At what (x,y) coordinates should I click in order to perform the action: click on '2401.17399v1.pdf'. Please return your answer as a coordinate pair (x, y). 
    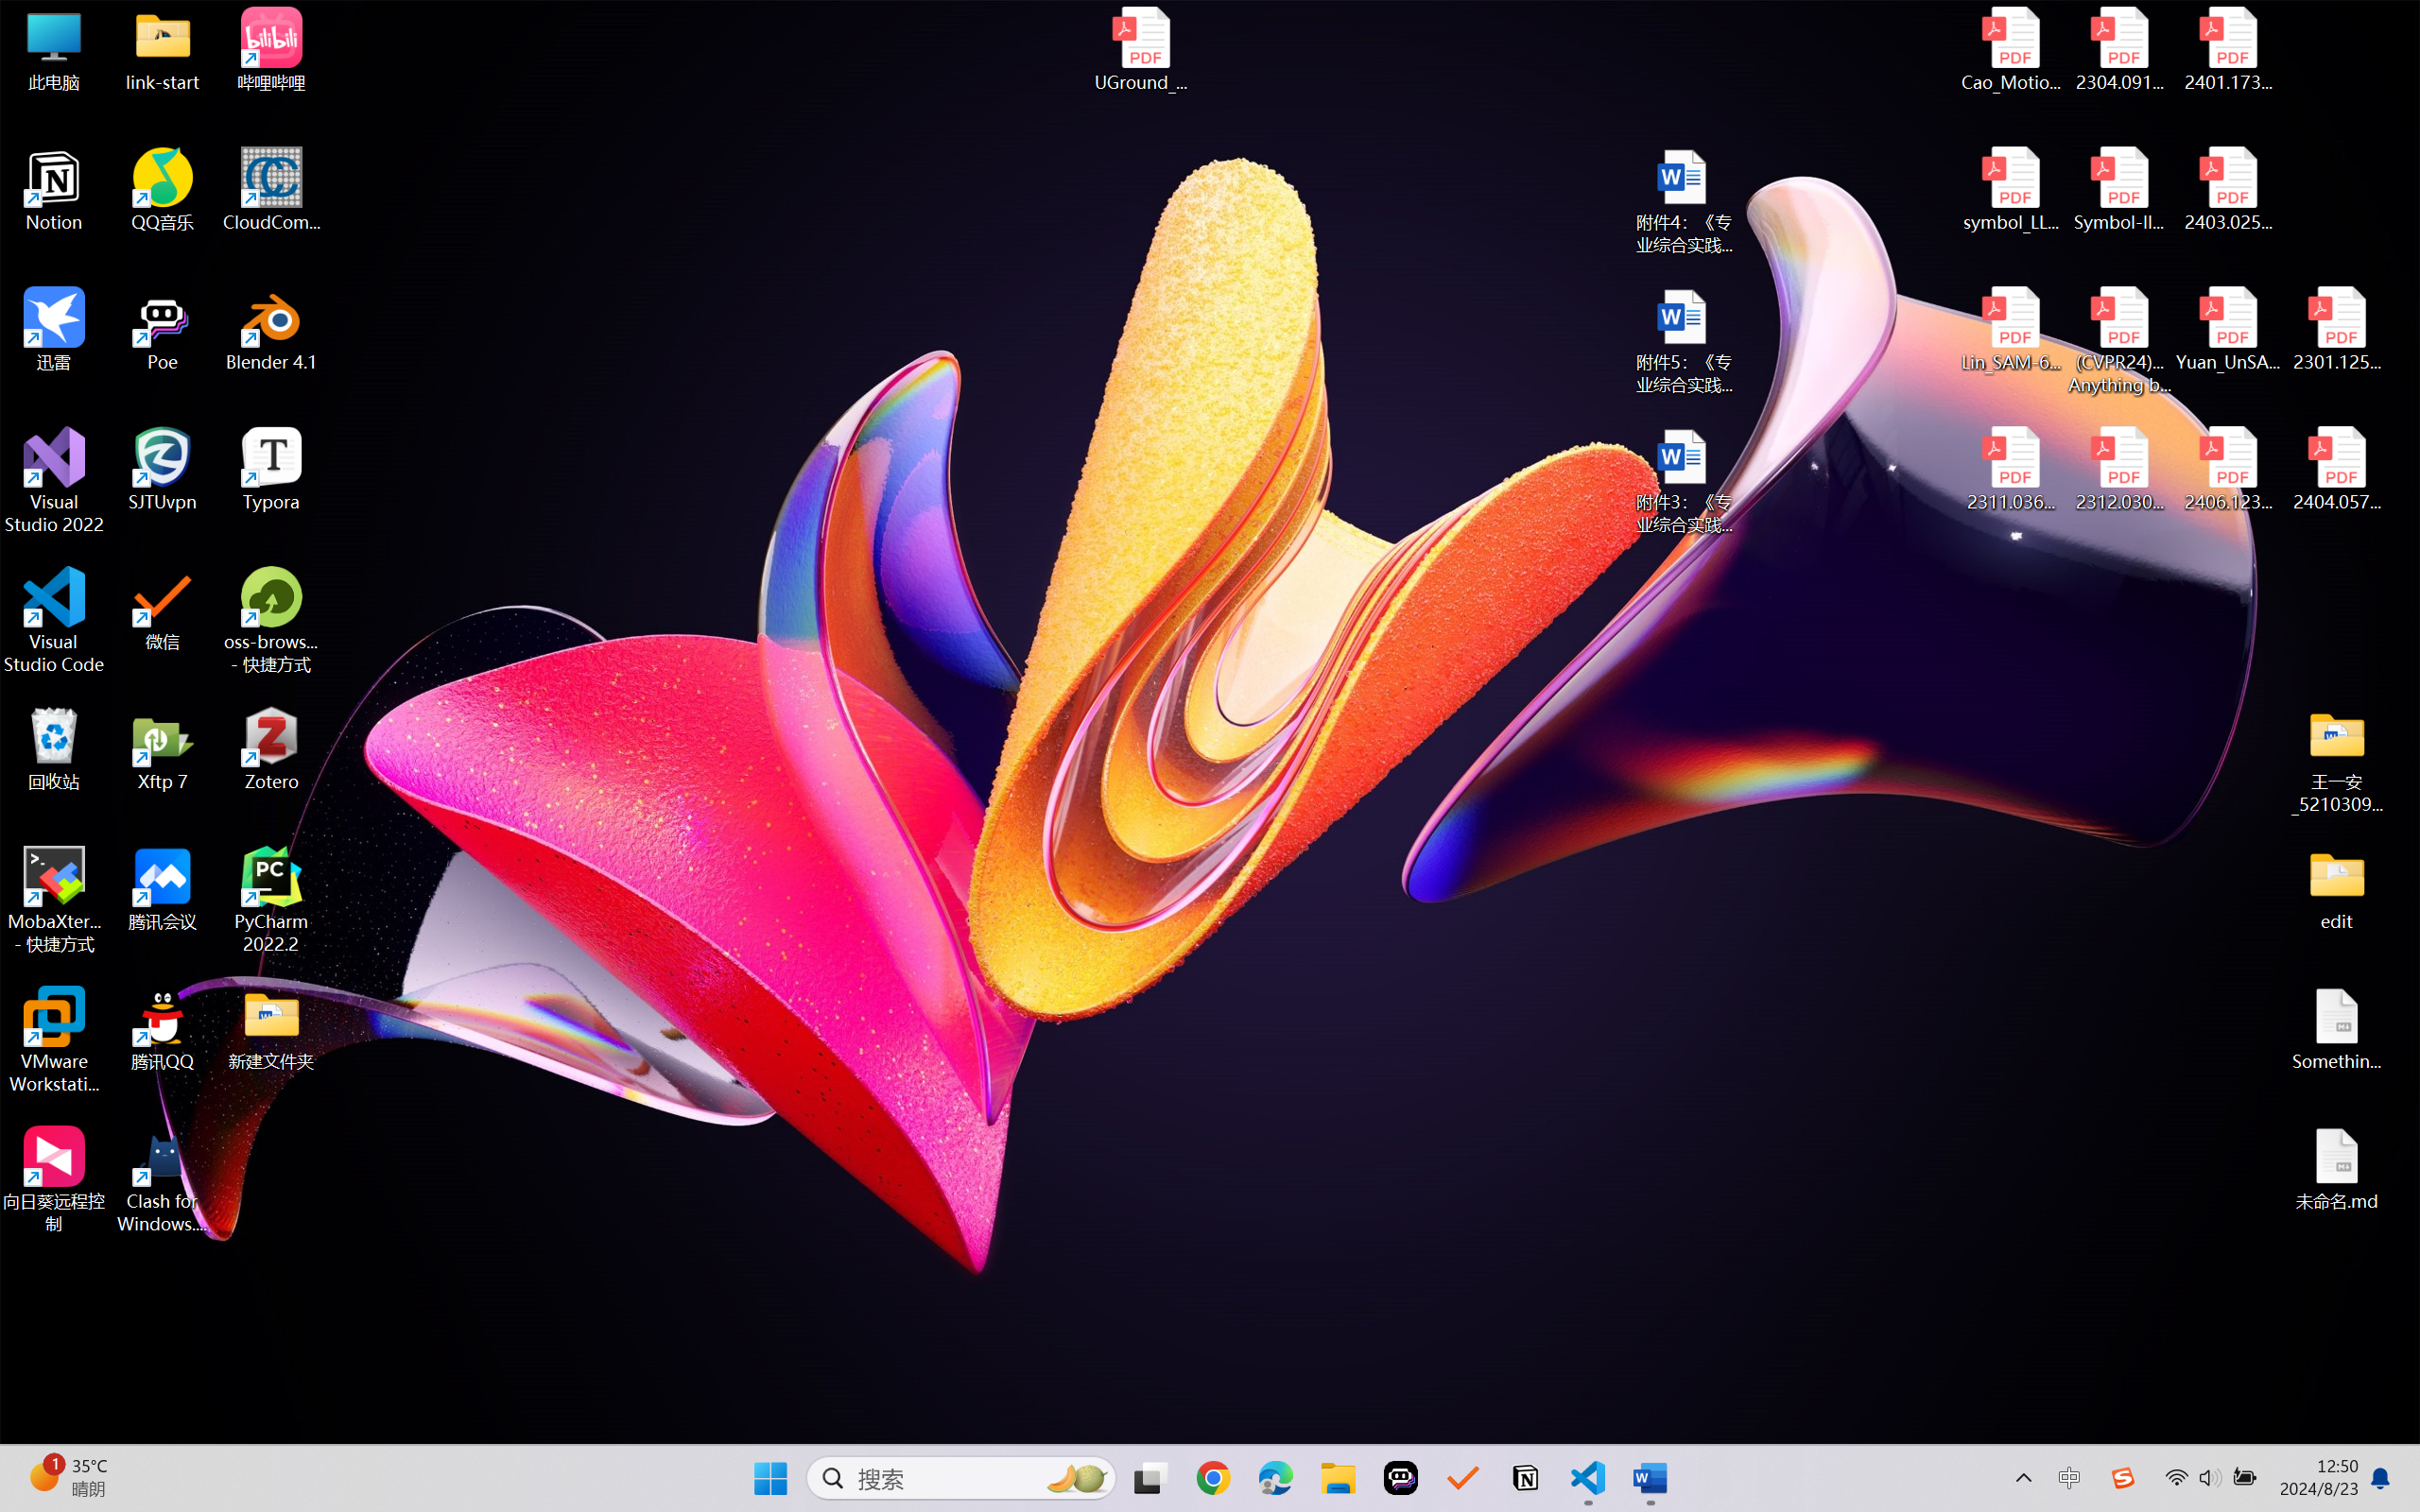
    Looking at the image, I should click on (2226, 49).